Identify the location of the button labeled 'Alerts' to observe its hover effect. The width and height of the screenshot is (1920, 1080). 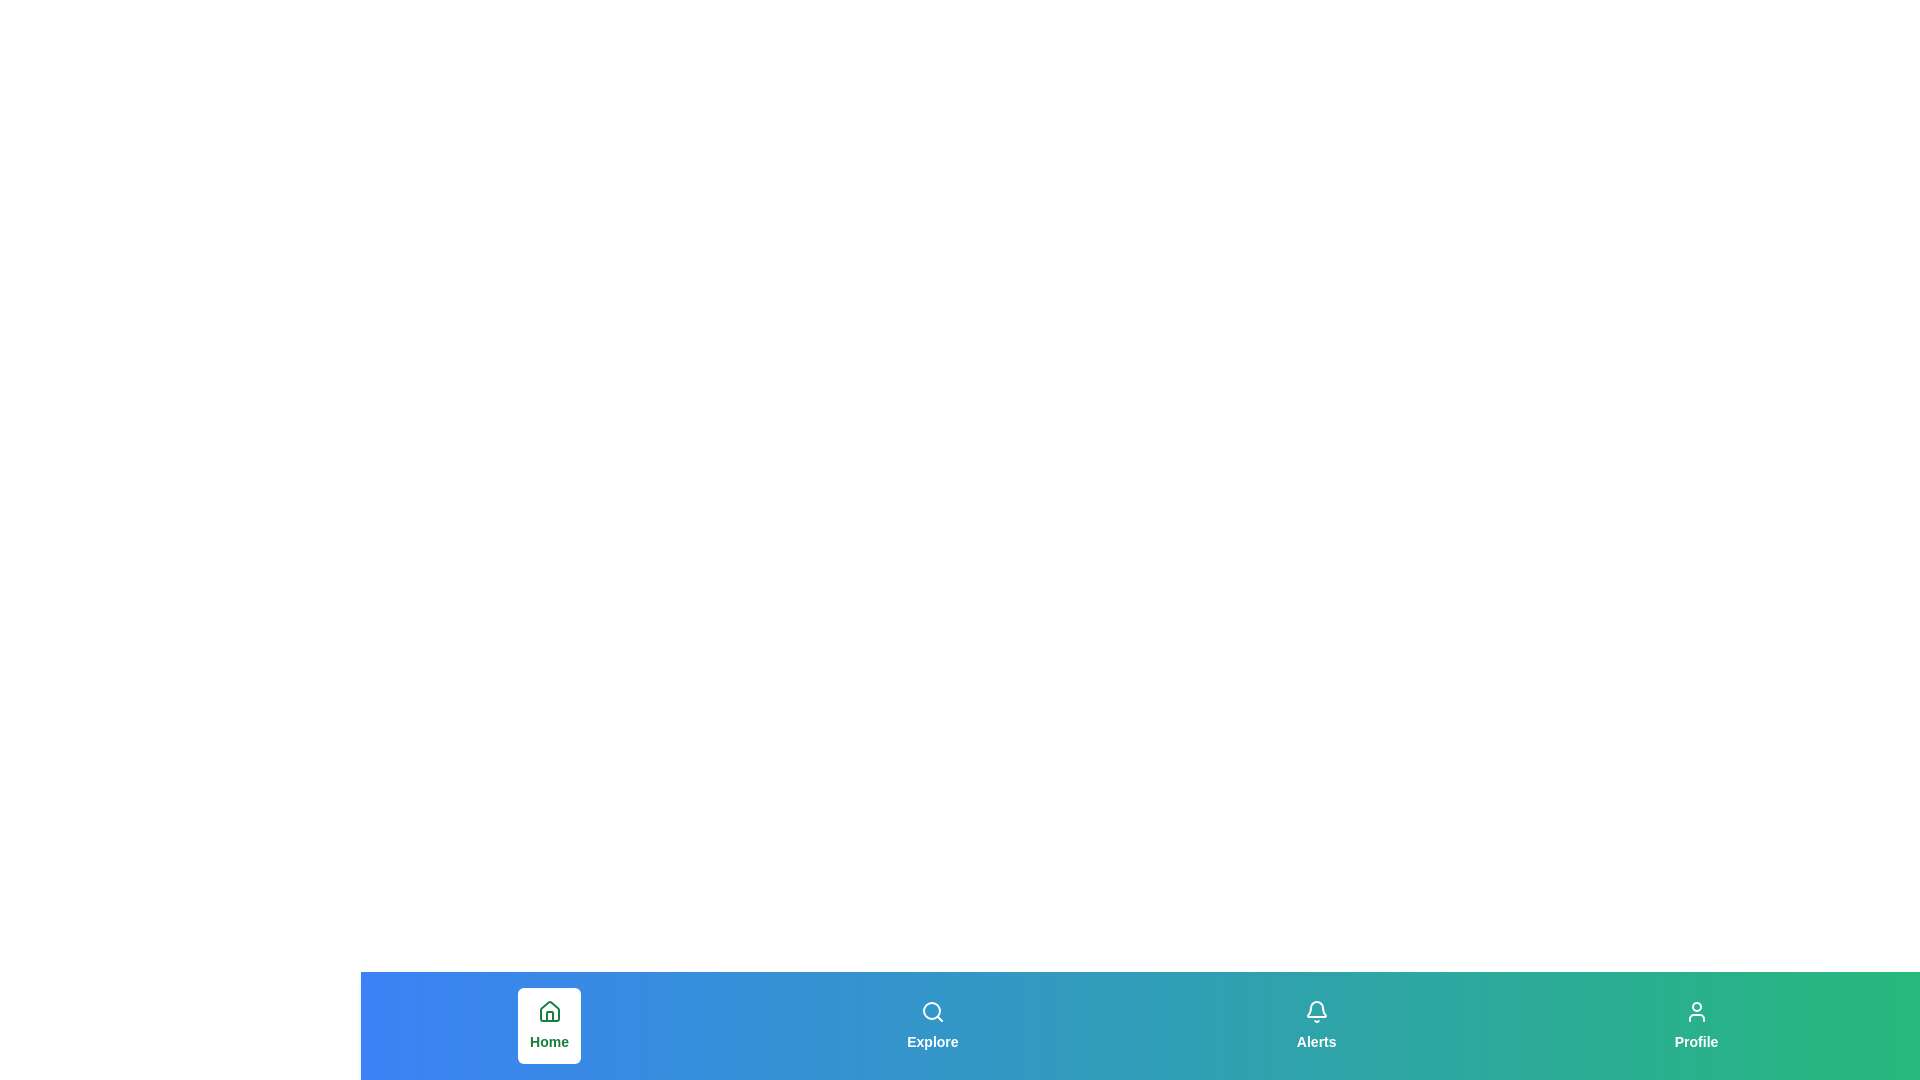
(1316, 1026).